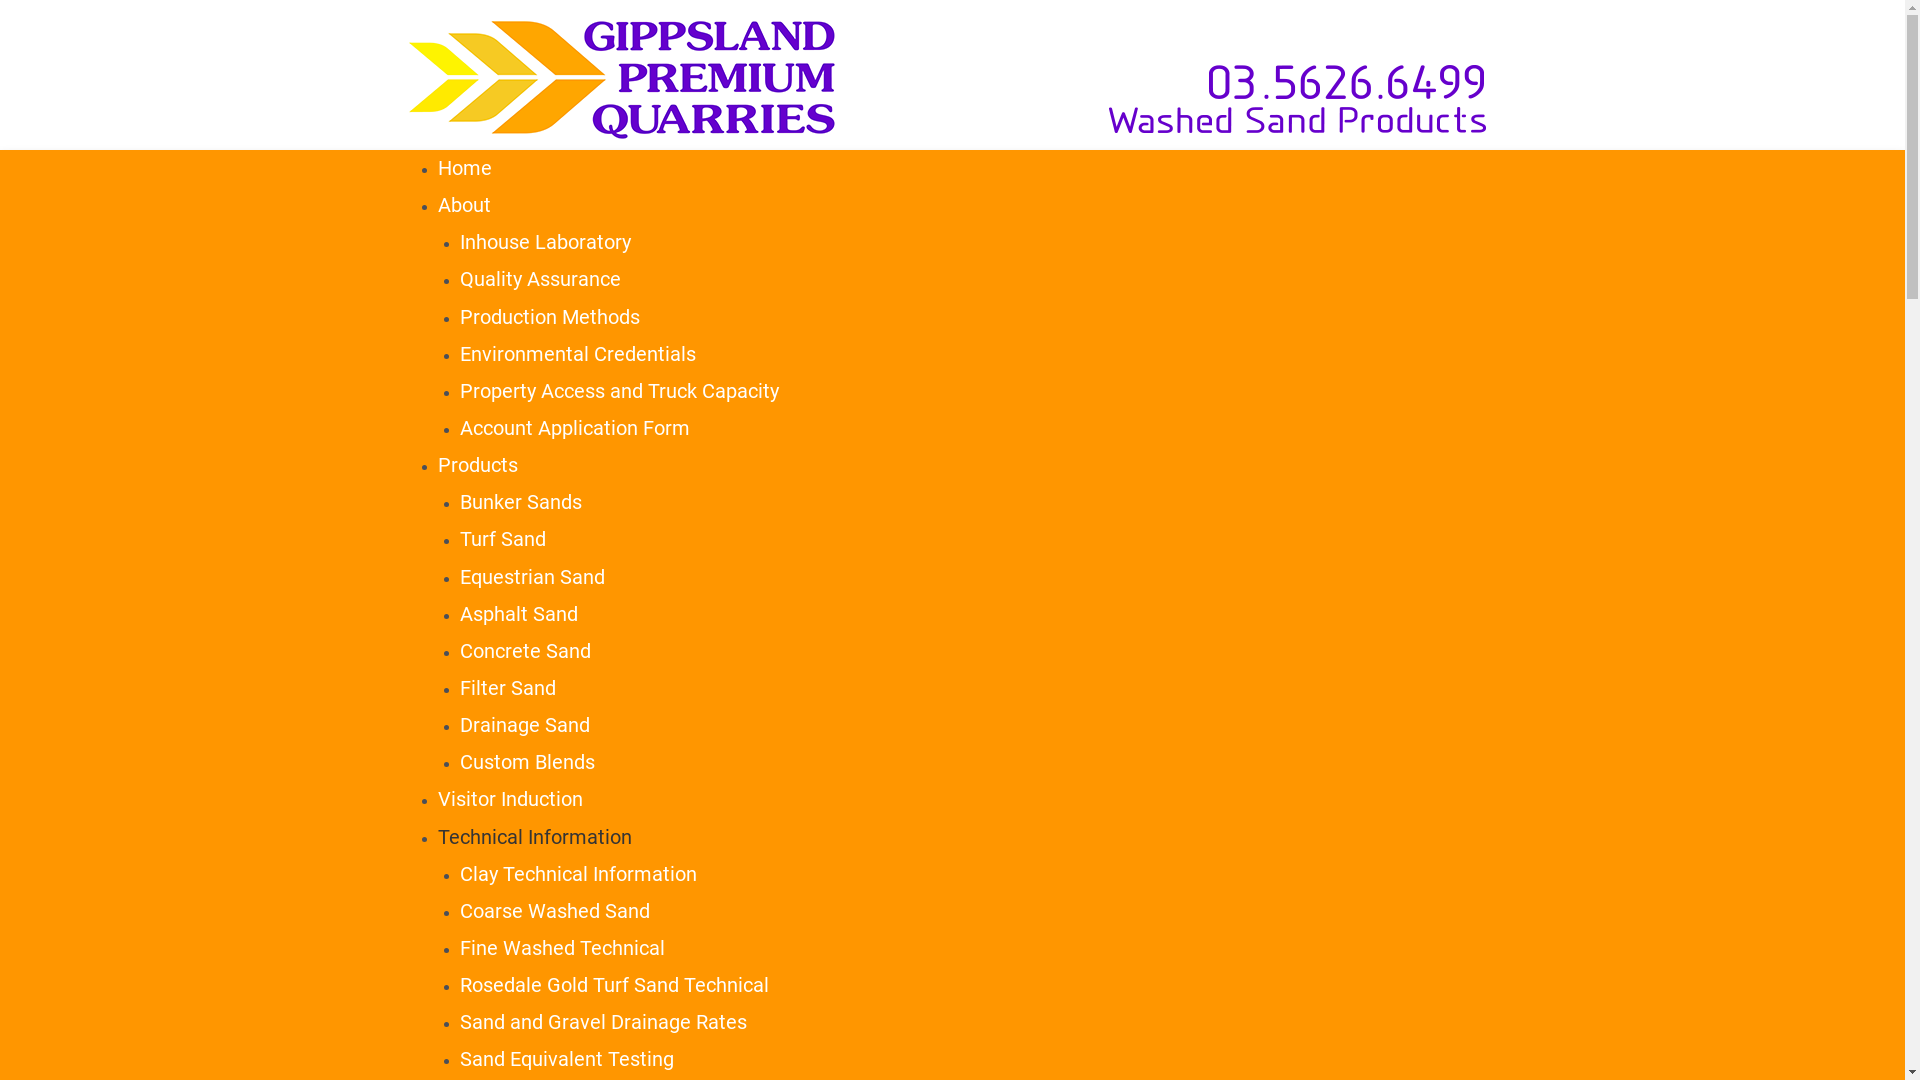 This screenshot has width=1920, height=1080. I want to click on 'Quality Assurance', so click(540, 278).